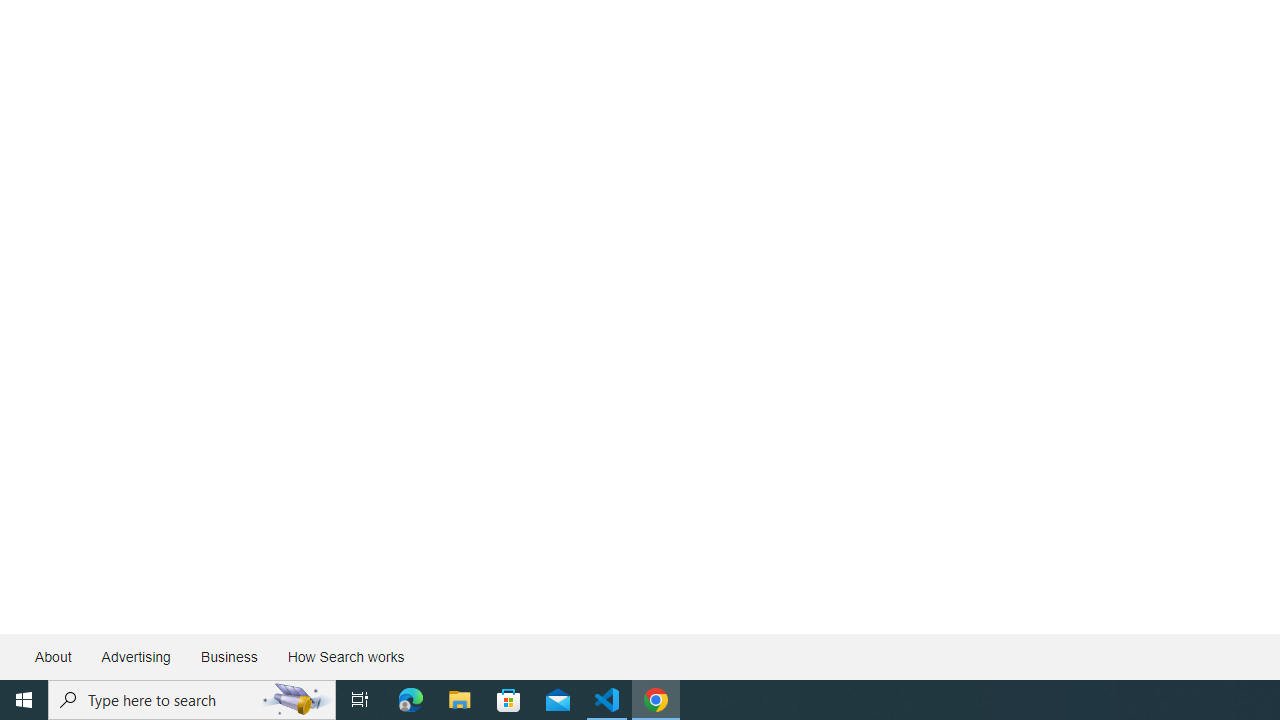 The image size is (1280, 720). What do you see at coordinates (134, 657) in the screenshot?
I see `'Advertising'` at bounding box center [134, 657].